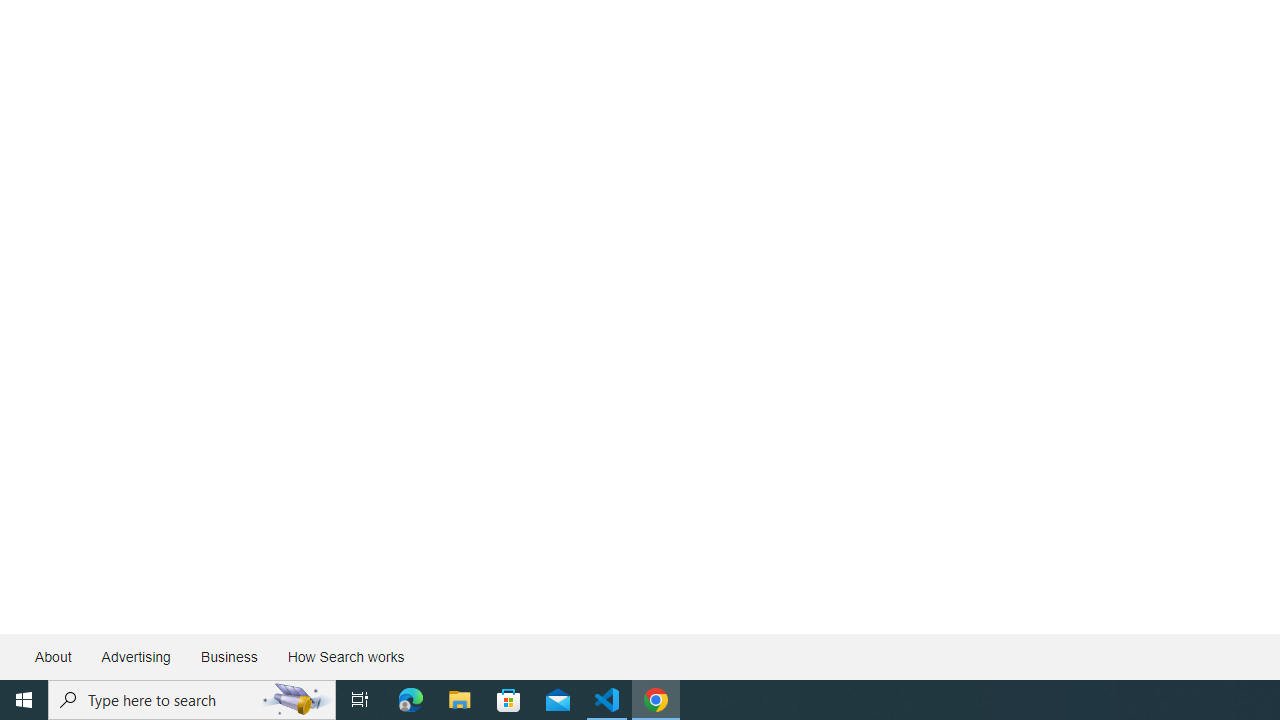 The image size is (1280, 720). What do you see at coordinates (134, 657) in the screenshot?
I see `'Advertising'` at bounding box center [134, 657].